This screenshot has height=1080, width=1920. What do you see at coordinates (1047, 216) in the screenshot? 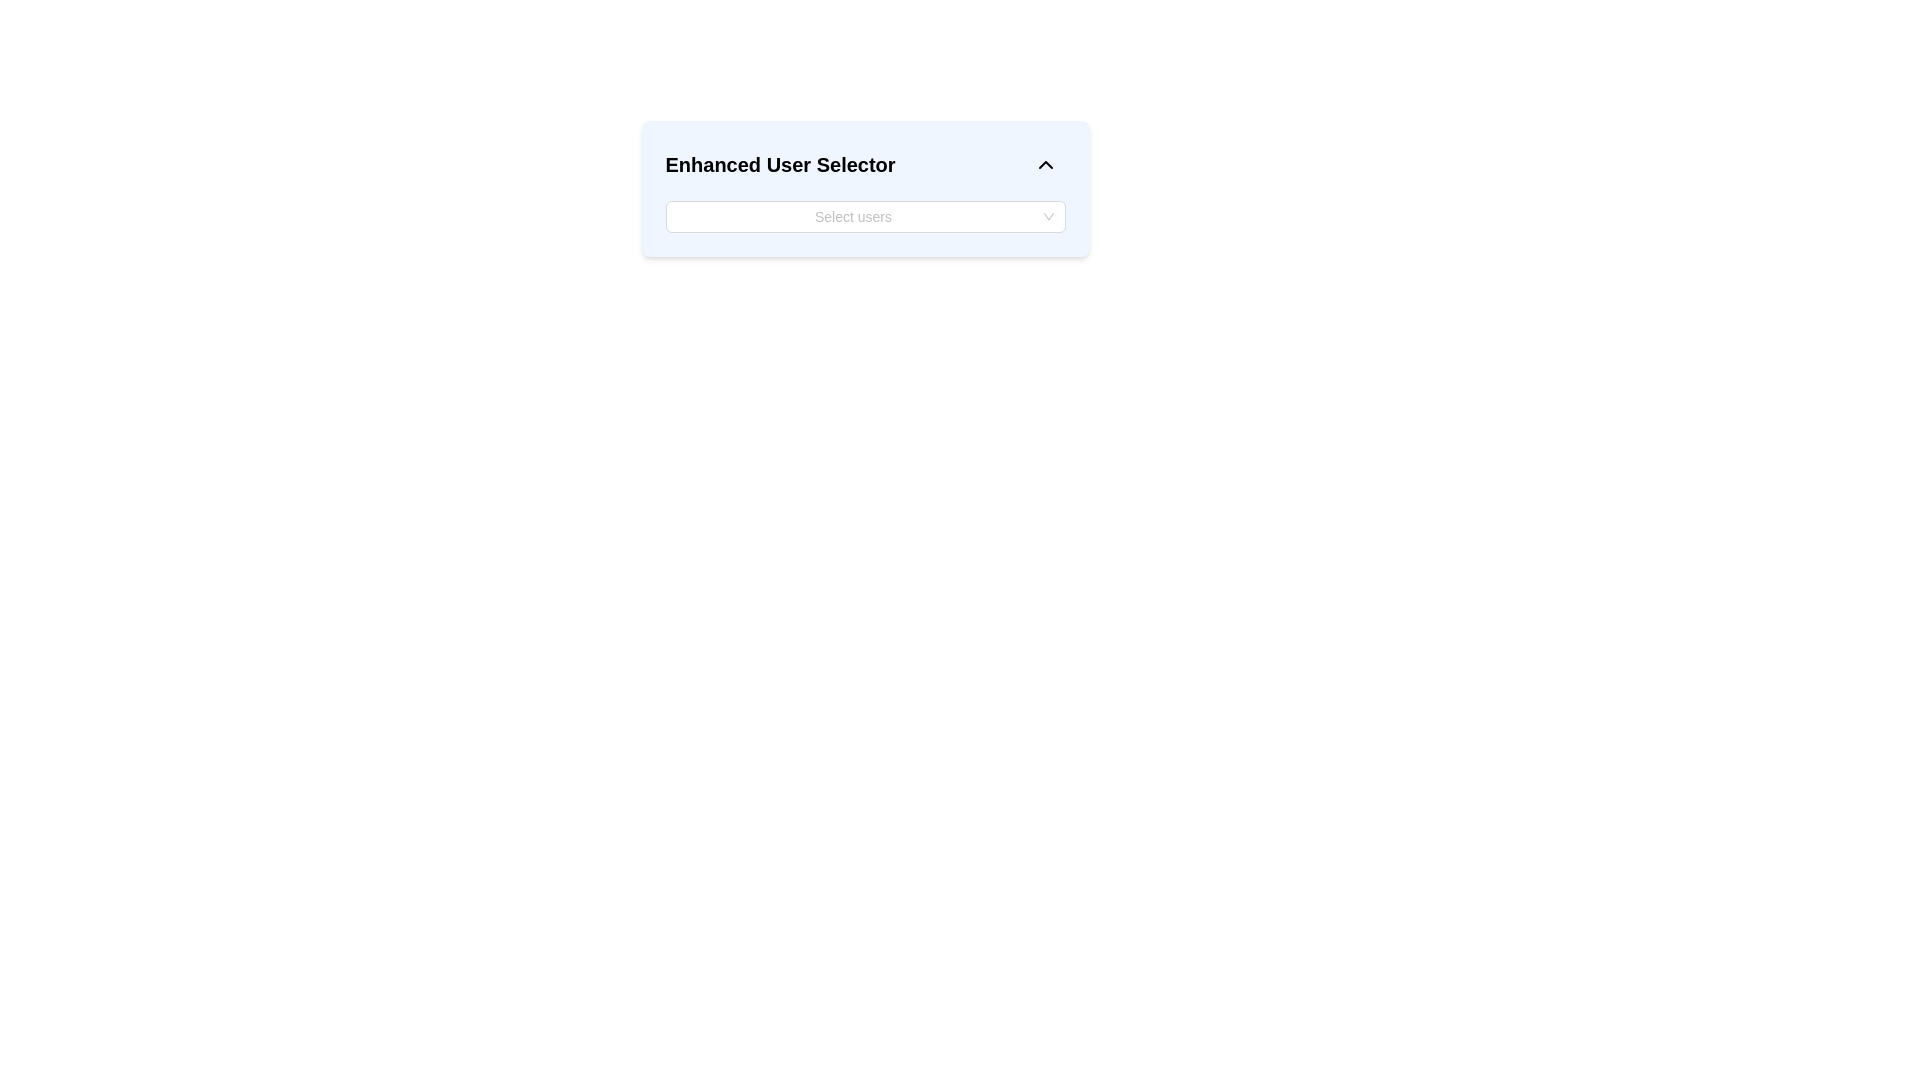
I see `the dropdown toggle indicator located on the far right side of the 'Select users' input field` at bounding box center [1047, 216].